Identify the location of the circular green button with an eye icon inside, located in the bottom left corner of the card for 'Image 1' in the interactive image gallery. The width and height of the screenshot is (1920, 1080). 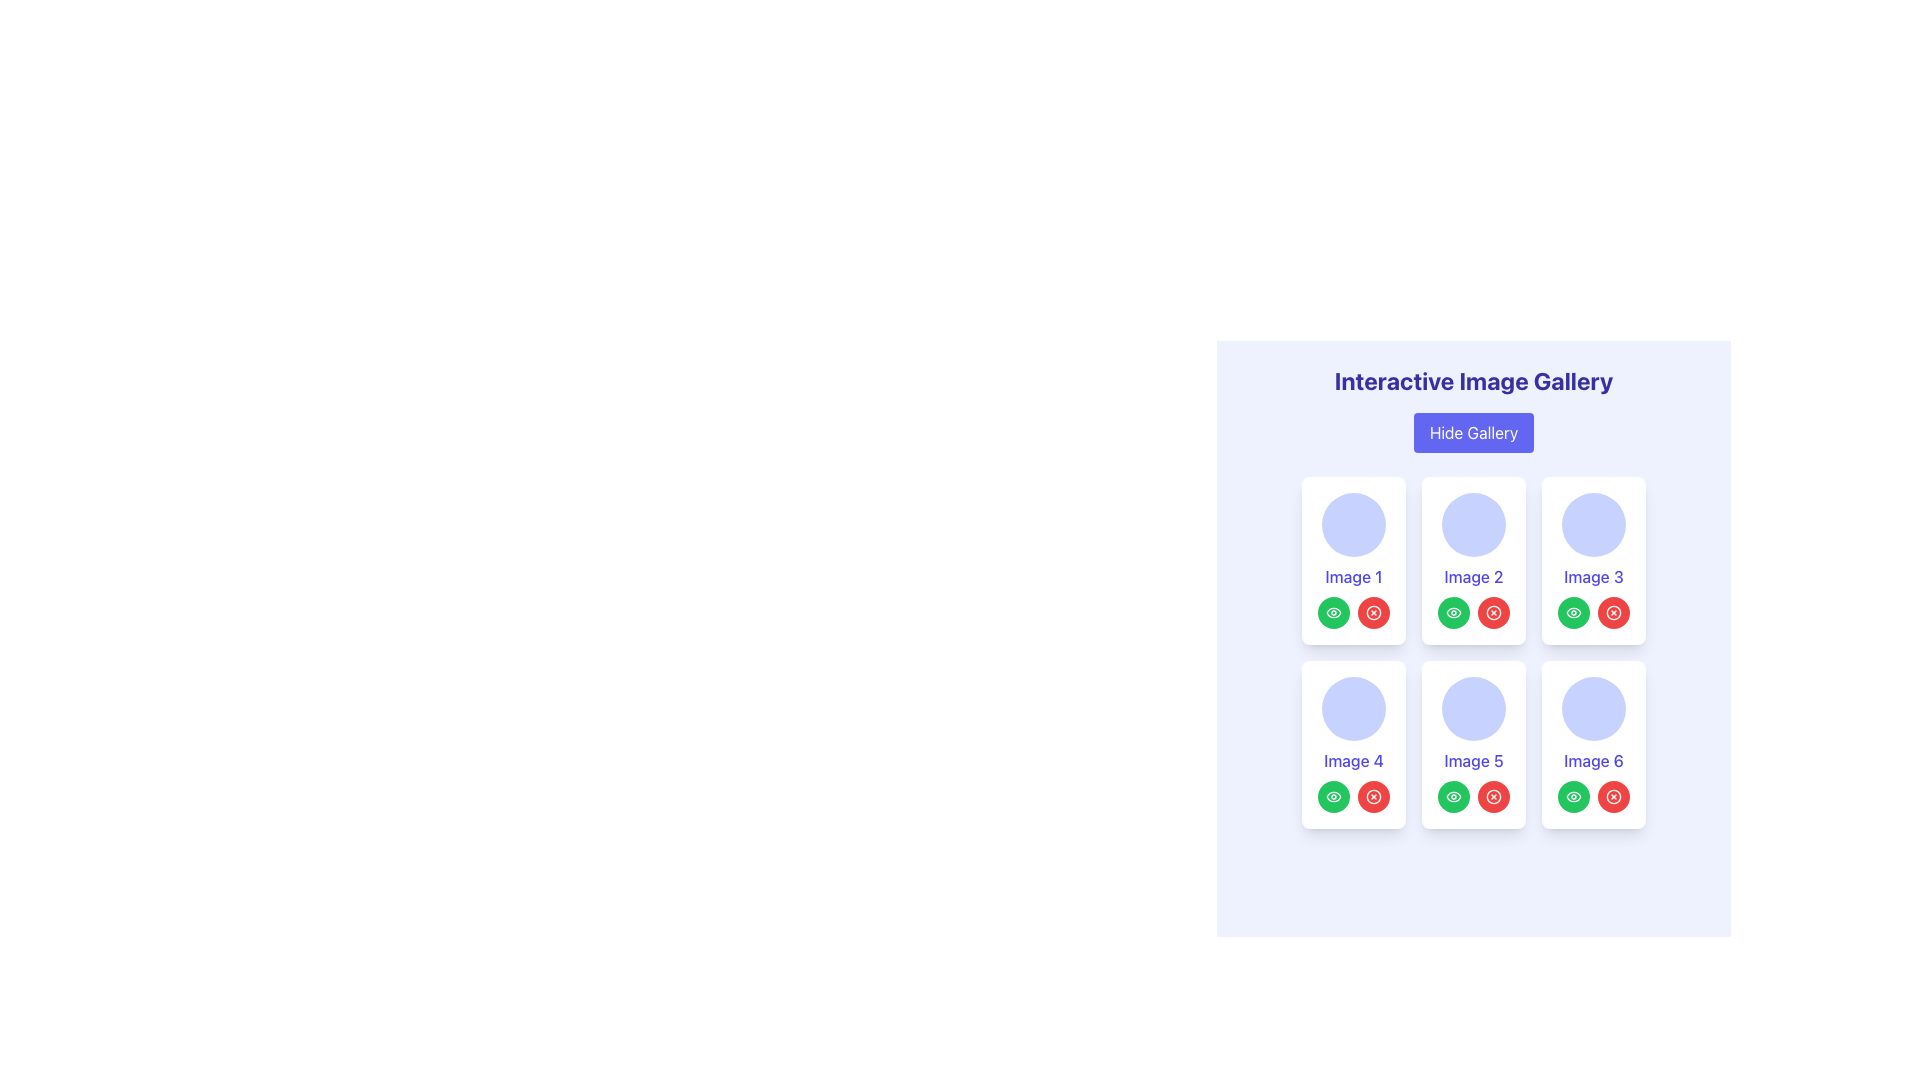
(1334, 612).